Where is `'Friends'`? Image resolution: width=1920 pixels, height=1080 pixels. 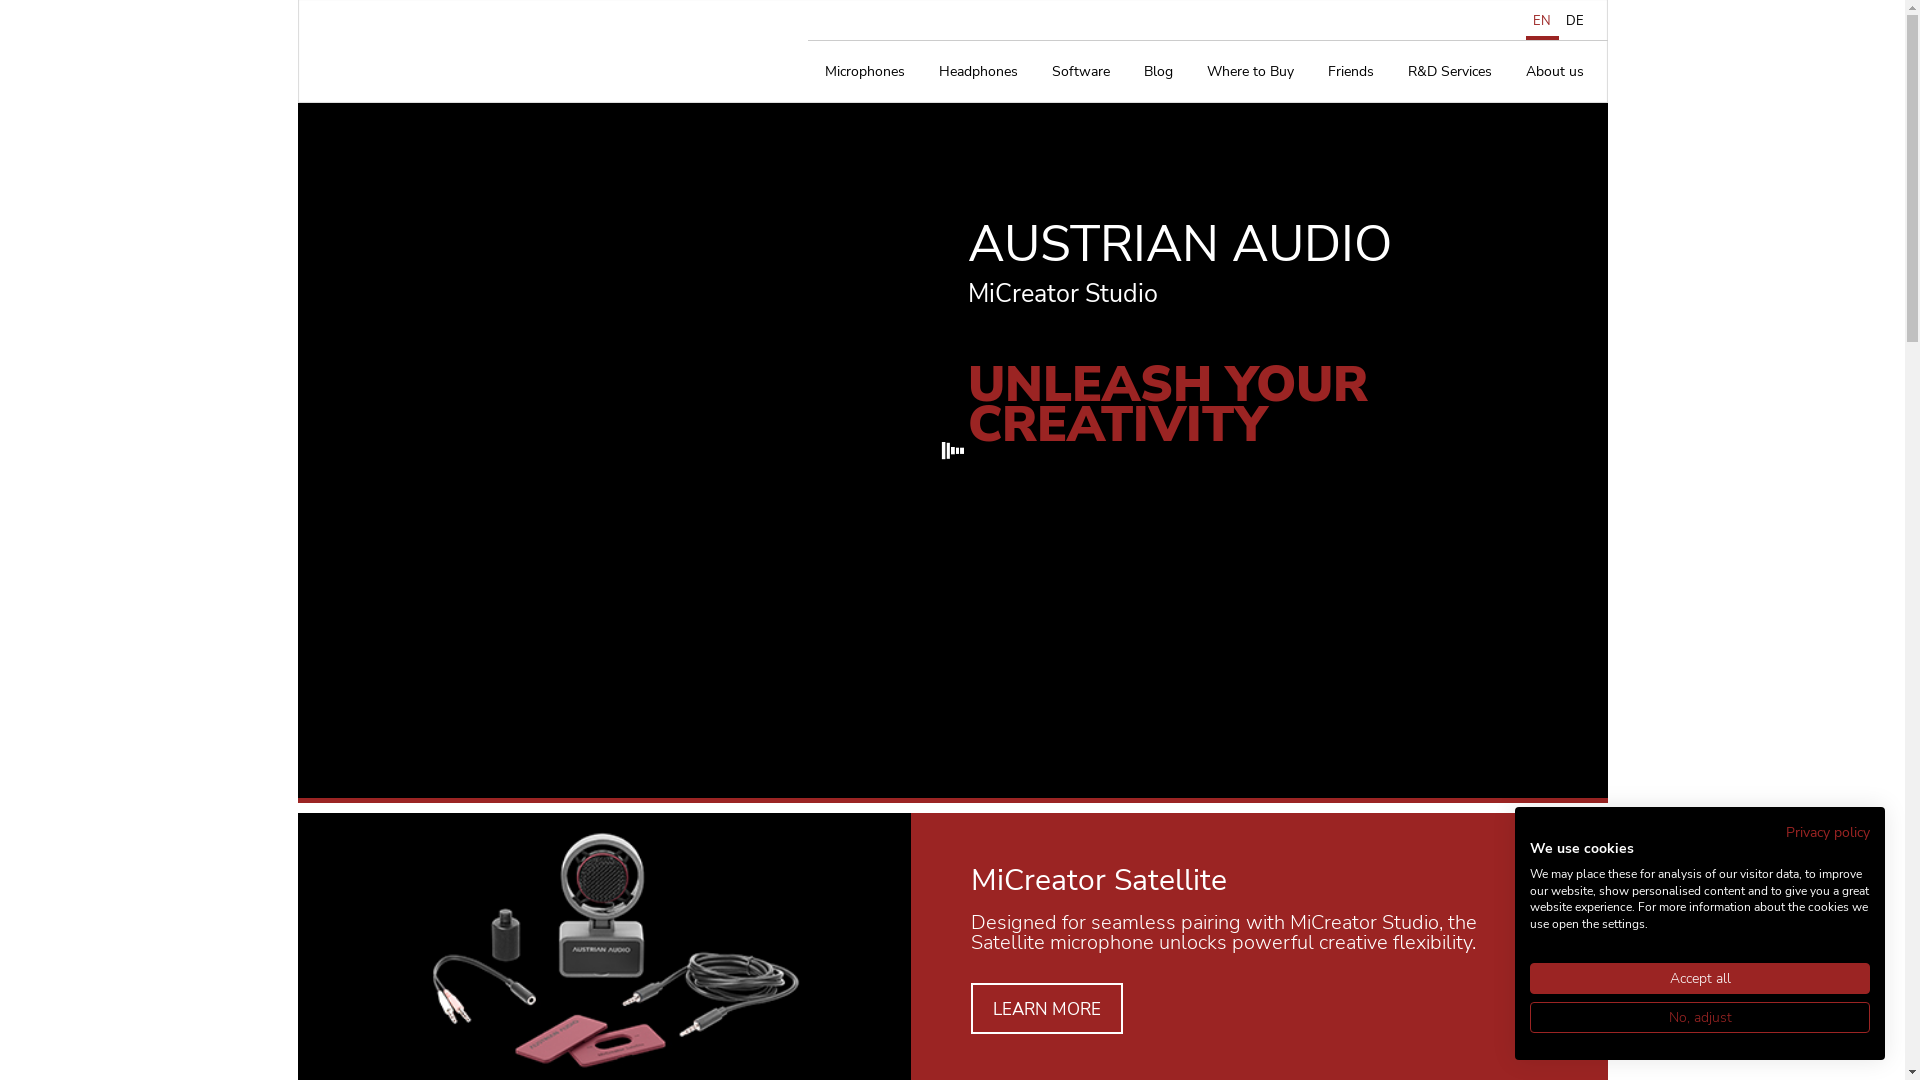
'Friends' is located at coordinates (1310, 71).